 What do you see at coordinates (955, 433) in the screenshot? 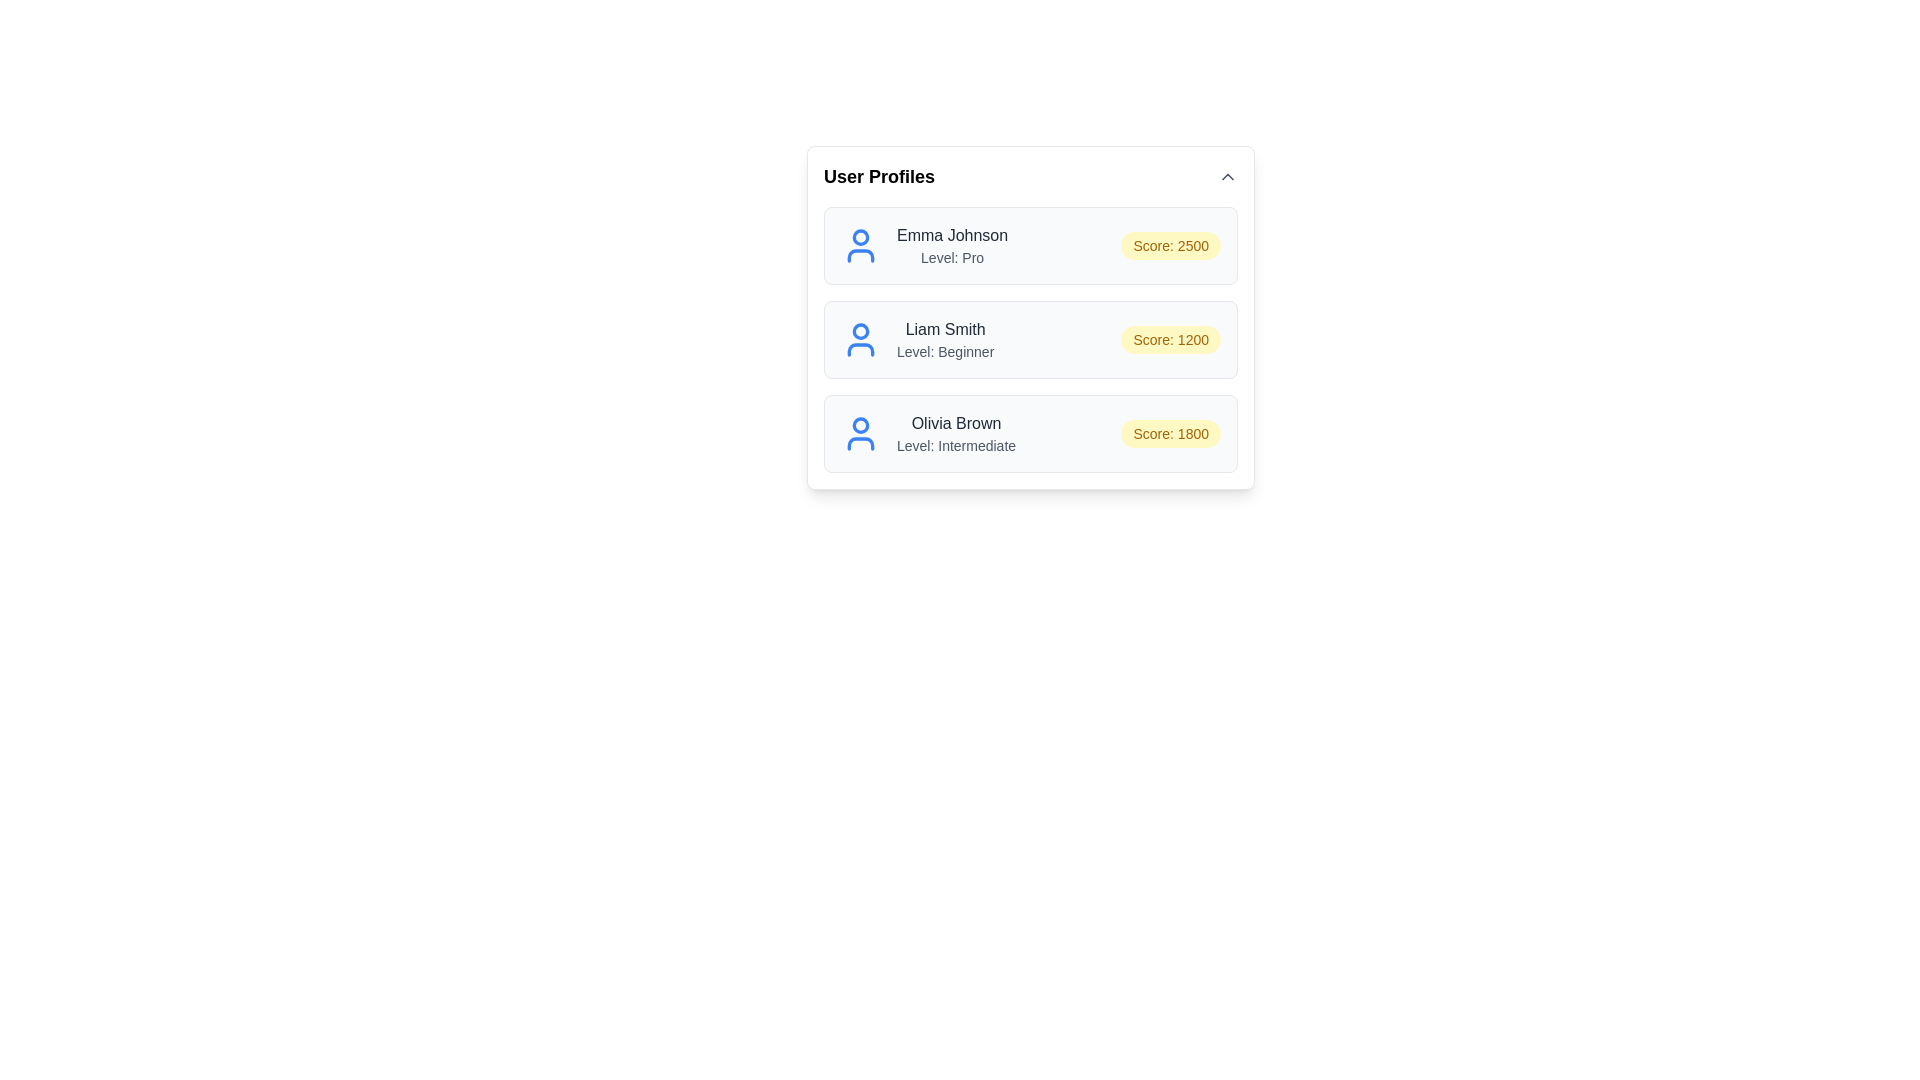
I see `the Text Display Block that shows the user's name and level designation, located as the third entry in the 'User Profiles' section, below 'Liam Smith'` at bounding box center [955, 433].